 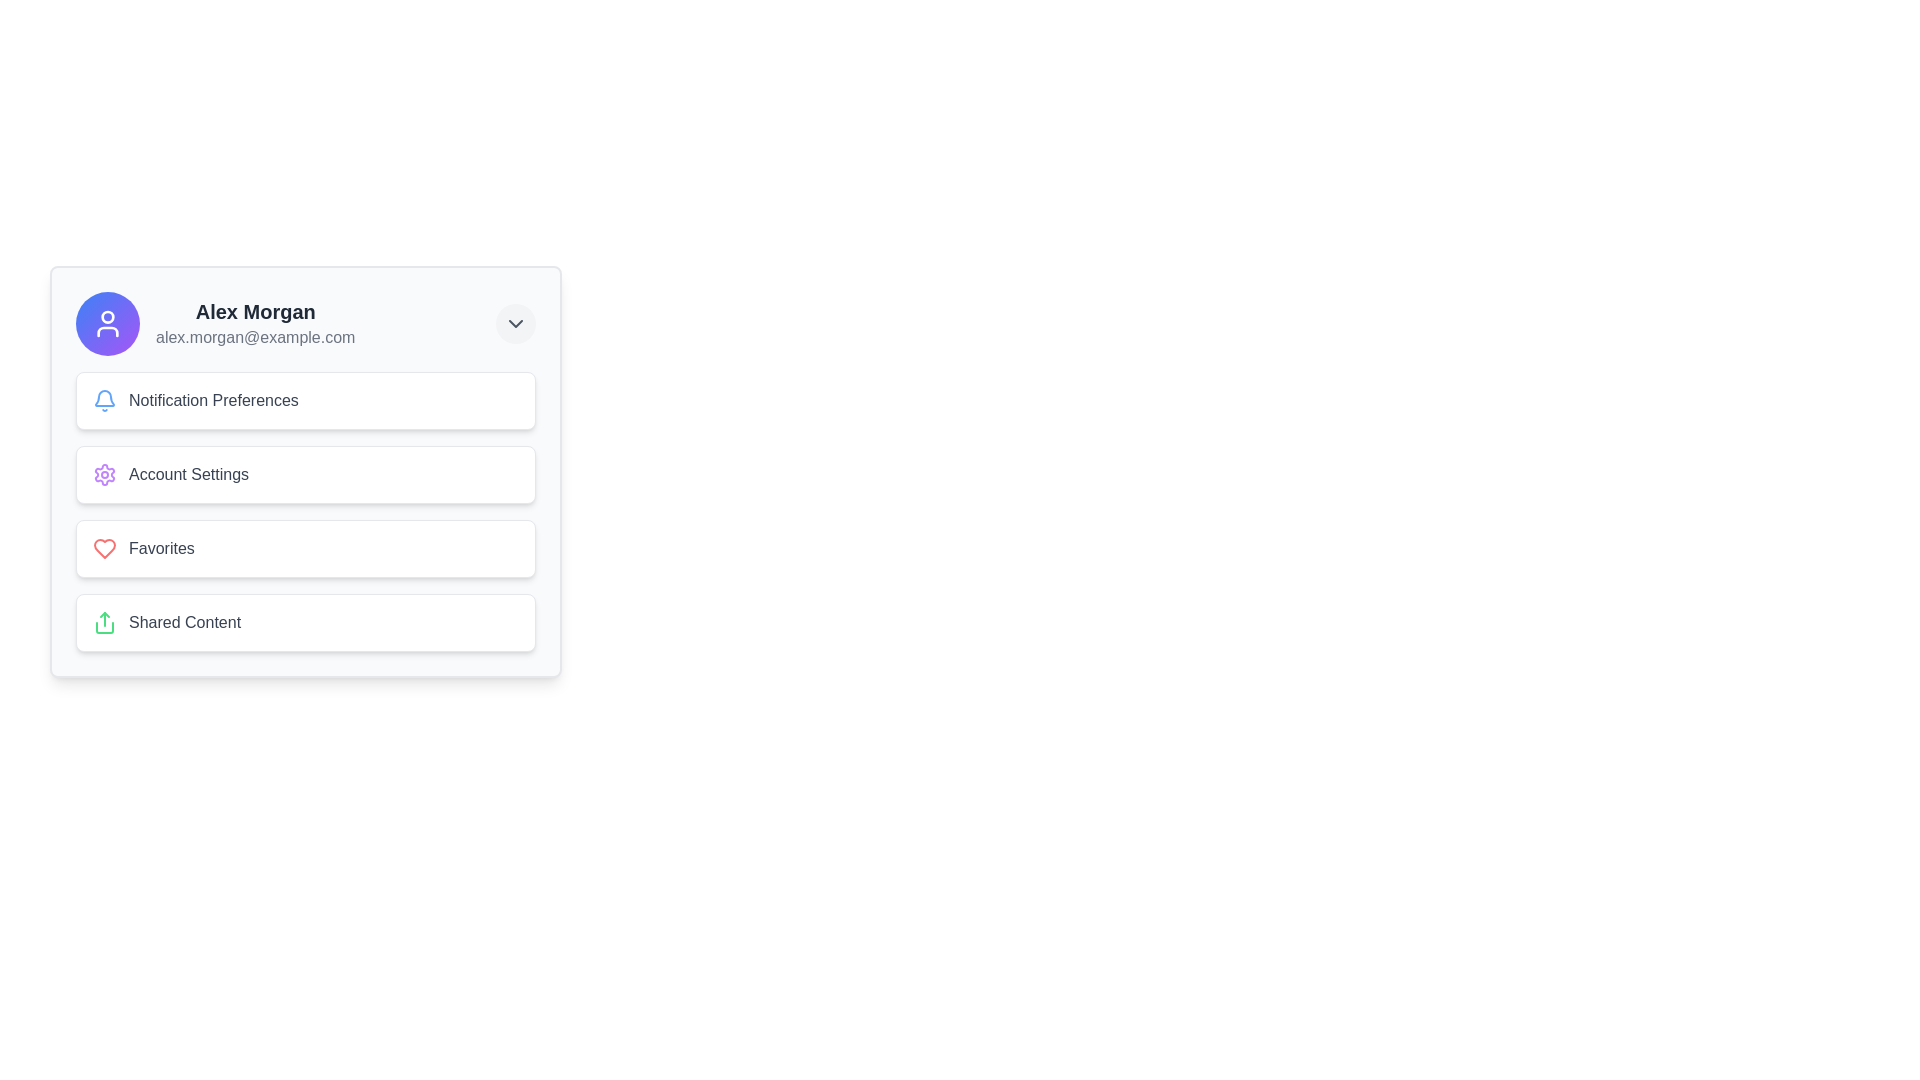 What do you see at coordinates (189, 474) in the screenshot?
I see `the label for the account settings menu option, which is the second option from the top in the vertically stacked menu, located to the right of the purple gear icon` at bounding box center [189, 474].